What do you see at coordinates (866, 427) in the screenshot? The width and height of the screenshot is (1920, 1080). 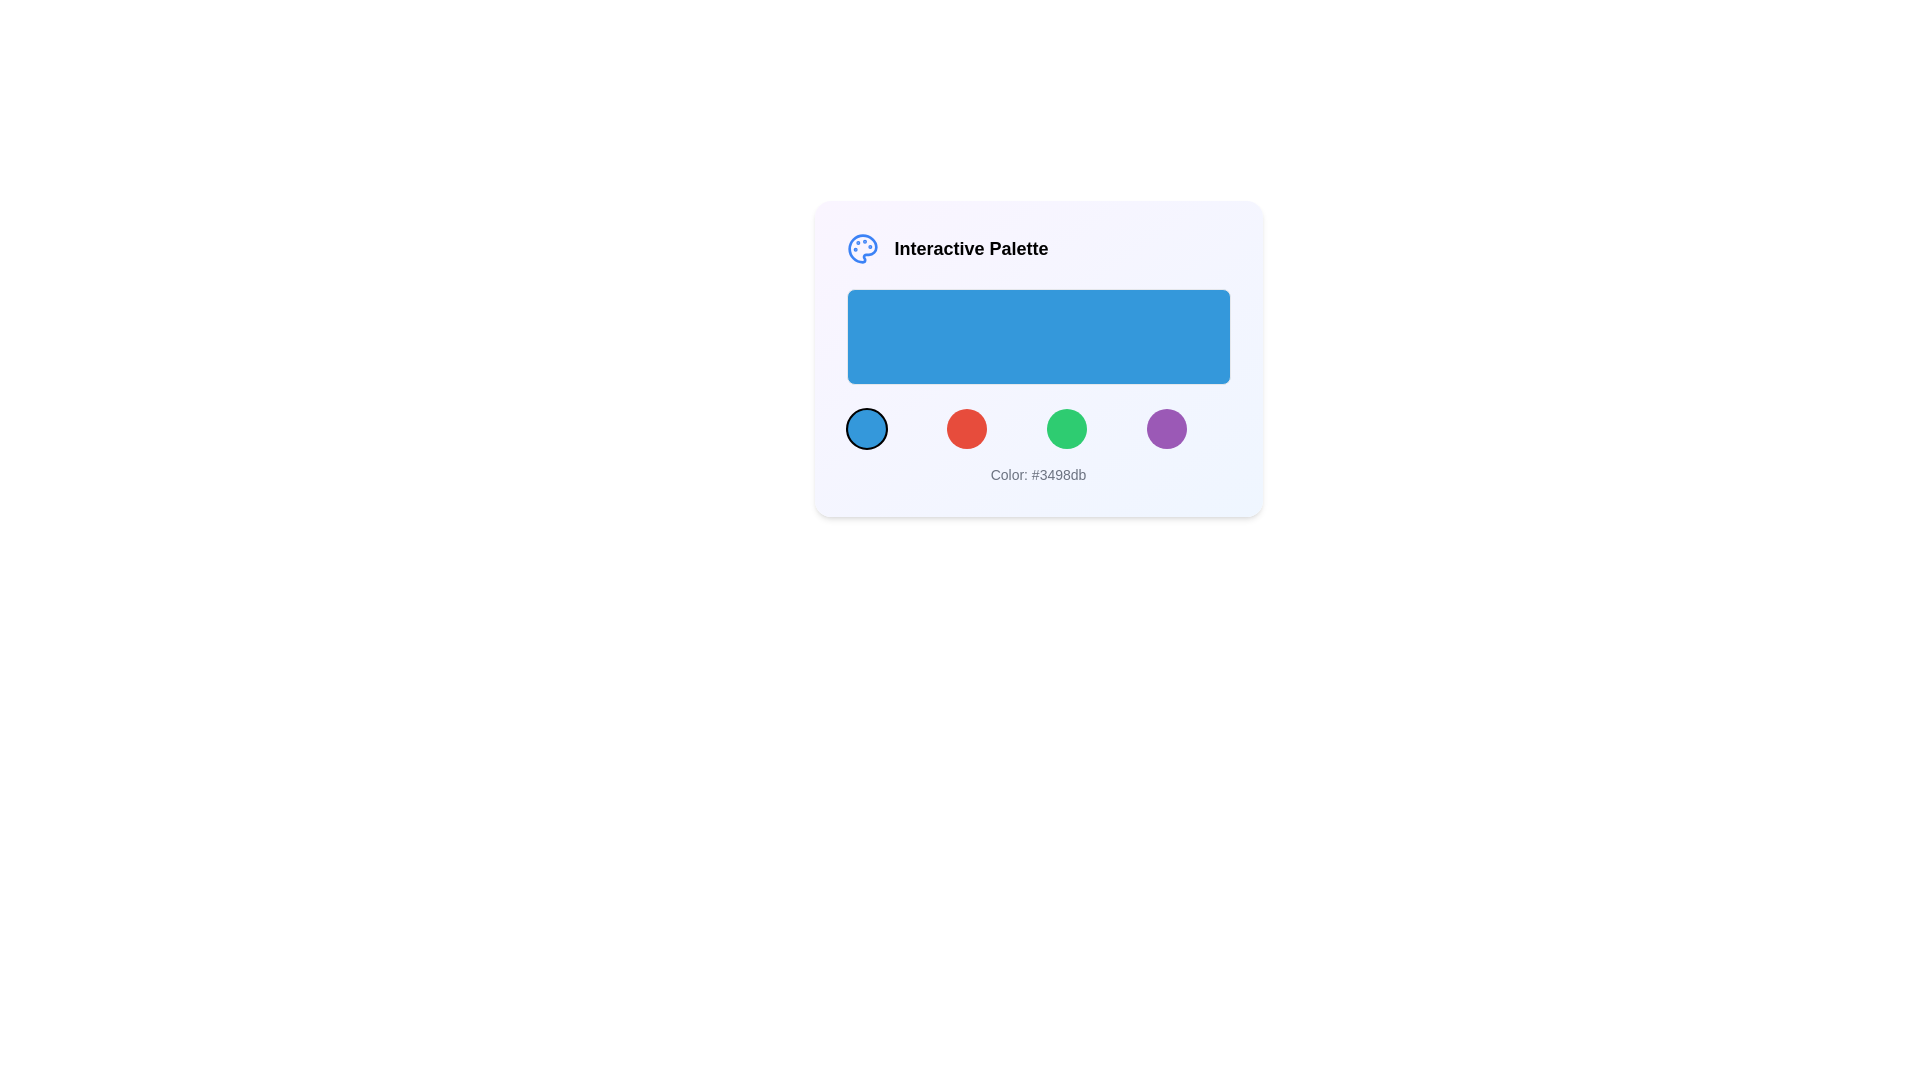 I see `the first circular button with a blue interior and a black border located beneath the blue rectangular area labeled 'Color: #3498db' using the navigation keys for interaction` at bounding box center [866, 427].